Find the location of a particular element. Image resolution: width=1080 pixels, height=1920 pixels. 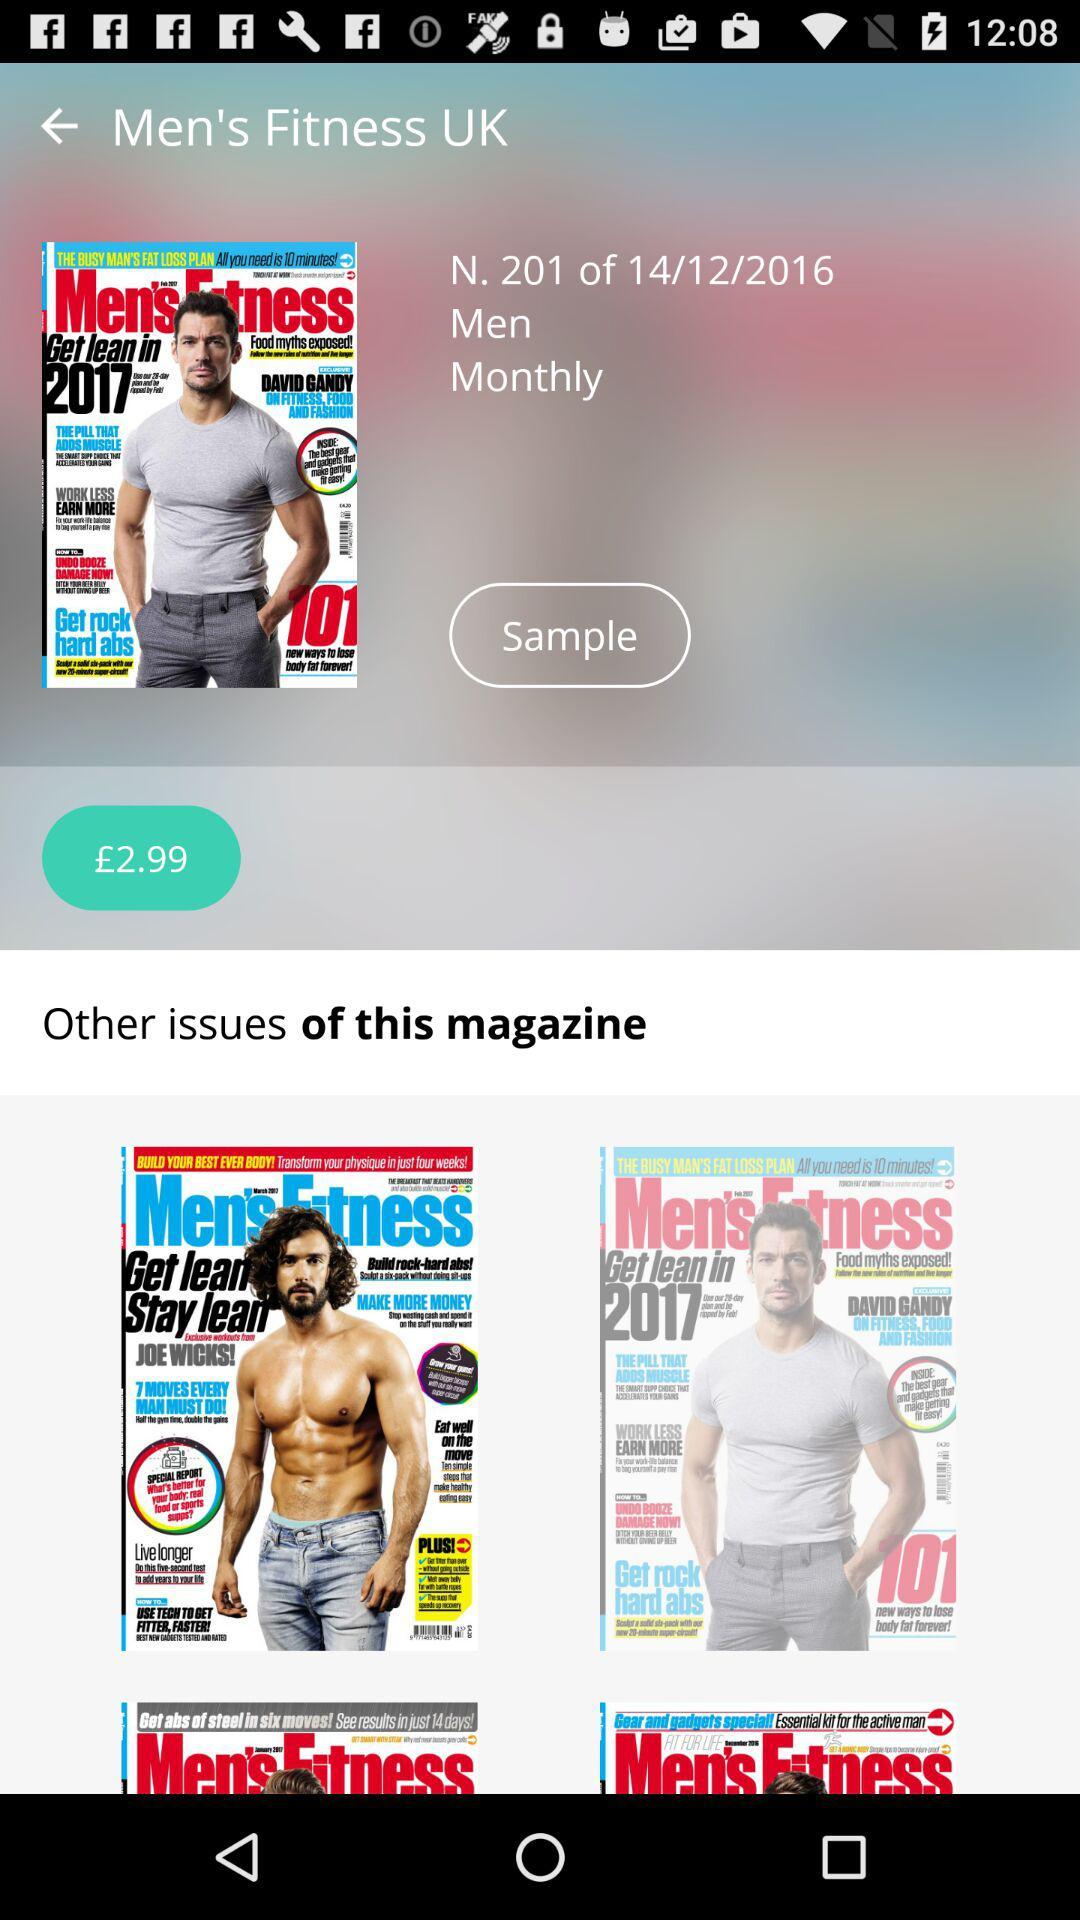

issue is located at coordinates (777, 1747).